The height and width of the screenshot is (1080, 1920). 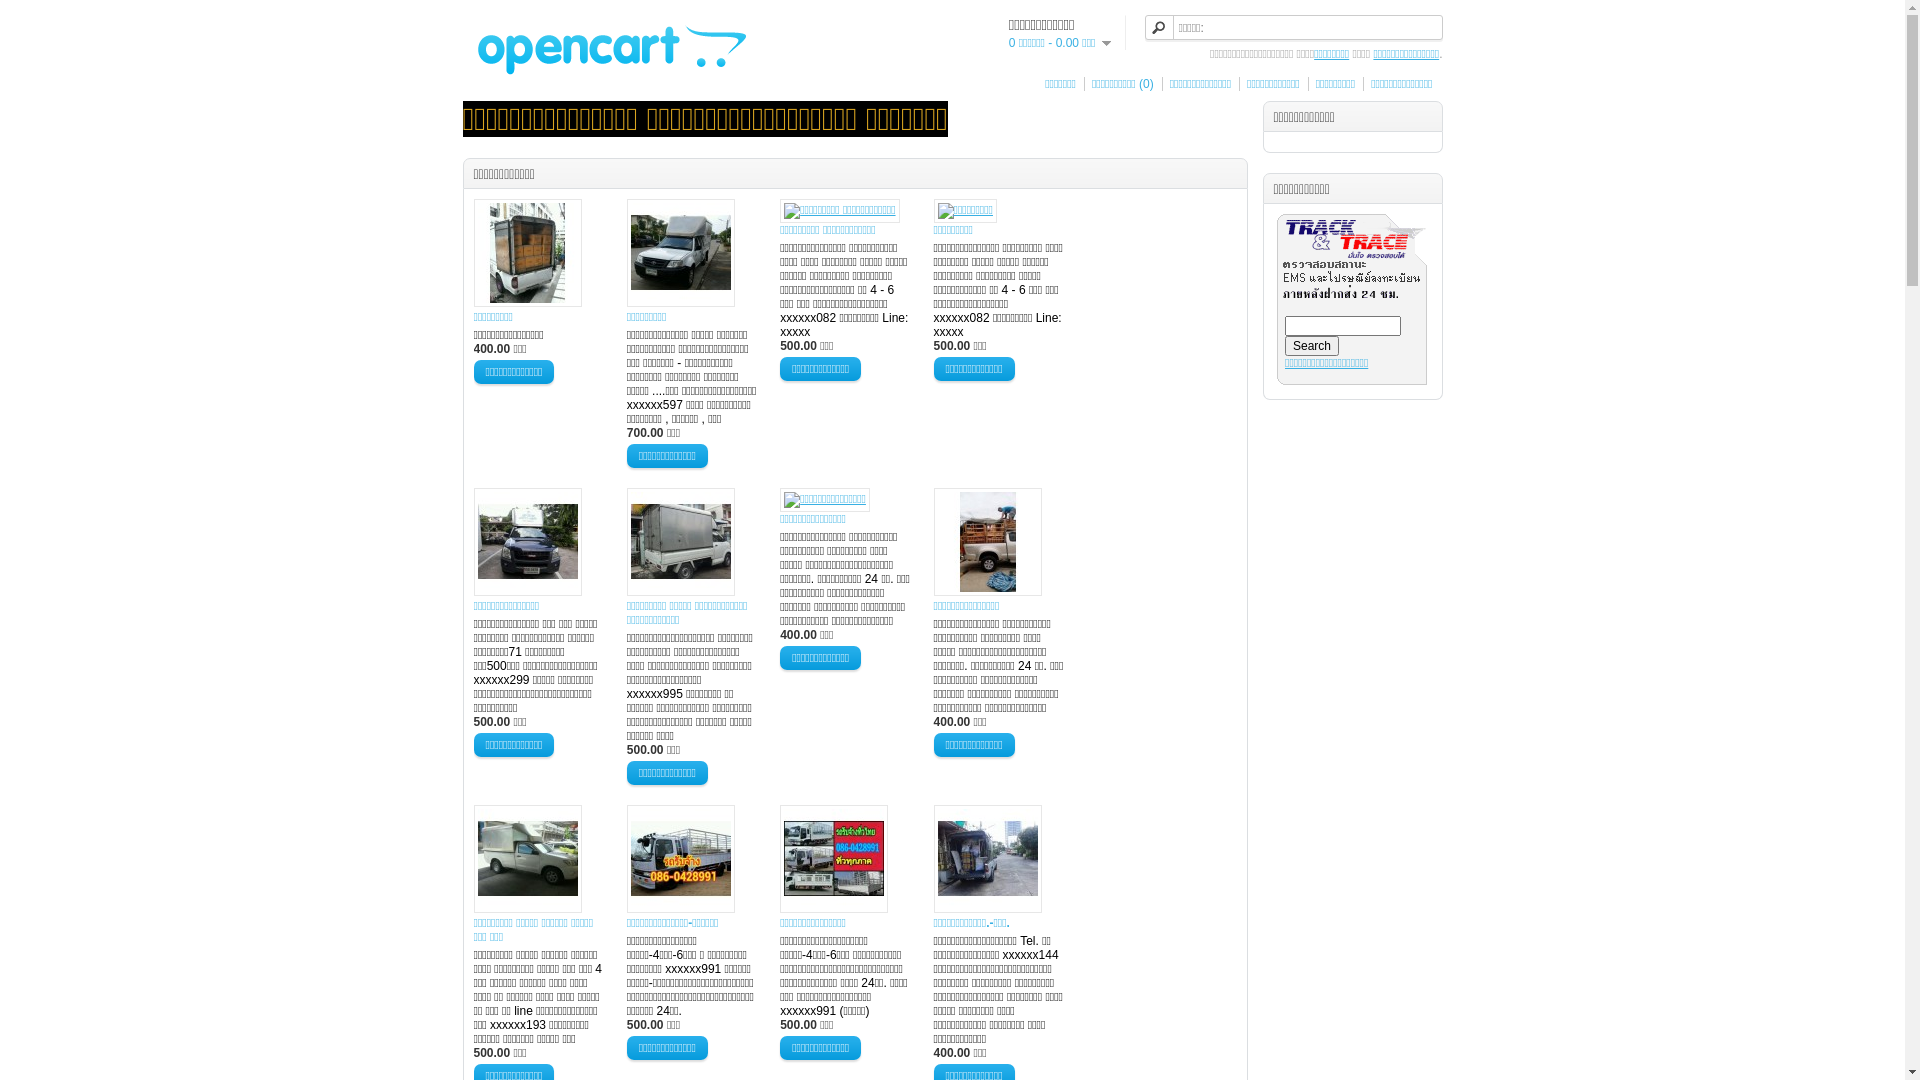 What do you see at coordinates (1311, 345) in the screenshot?
I see `'Search'` at bounding box center [1311, 345].